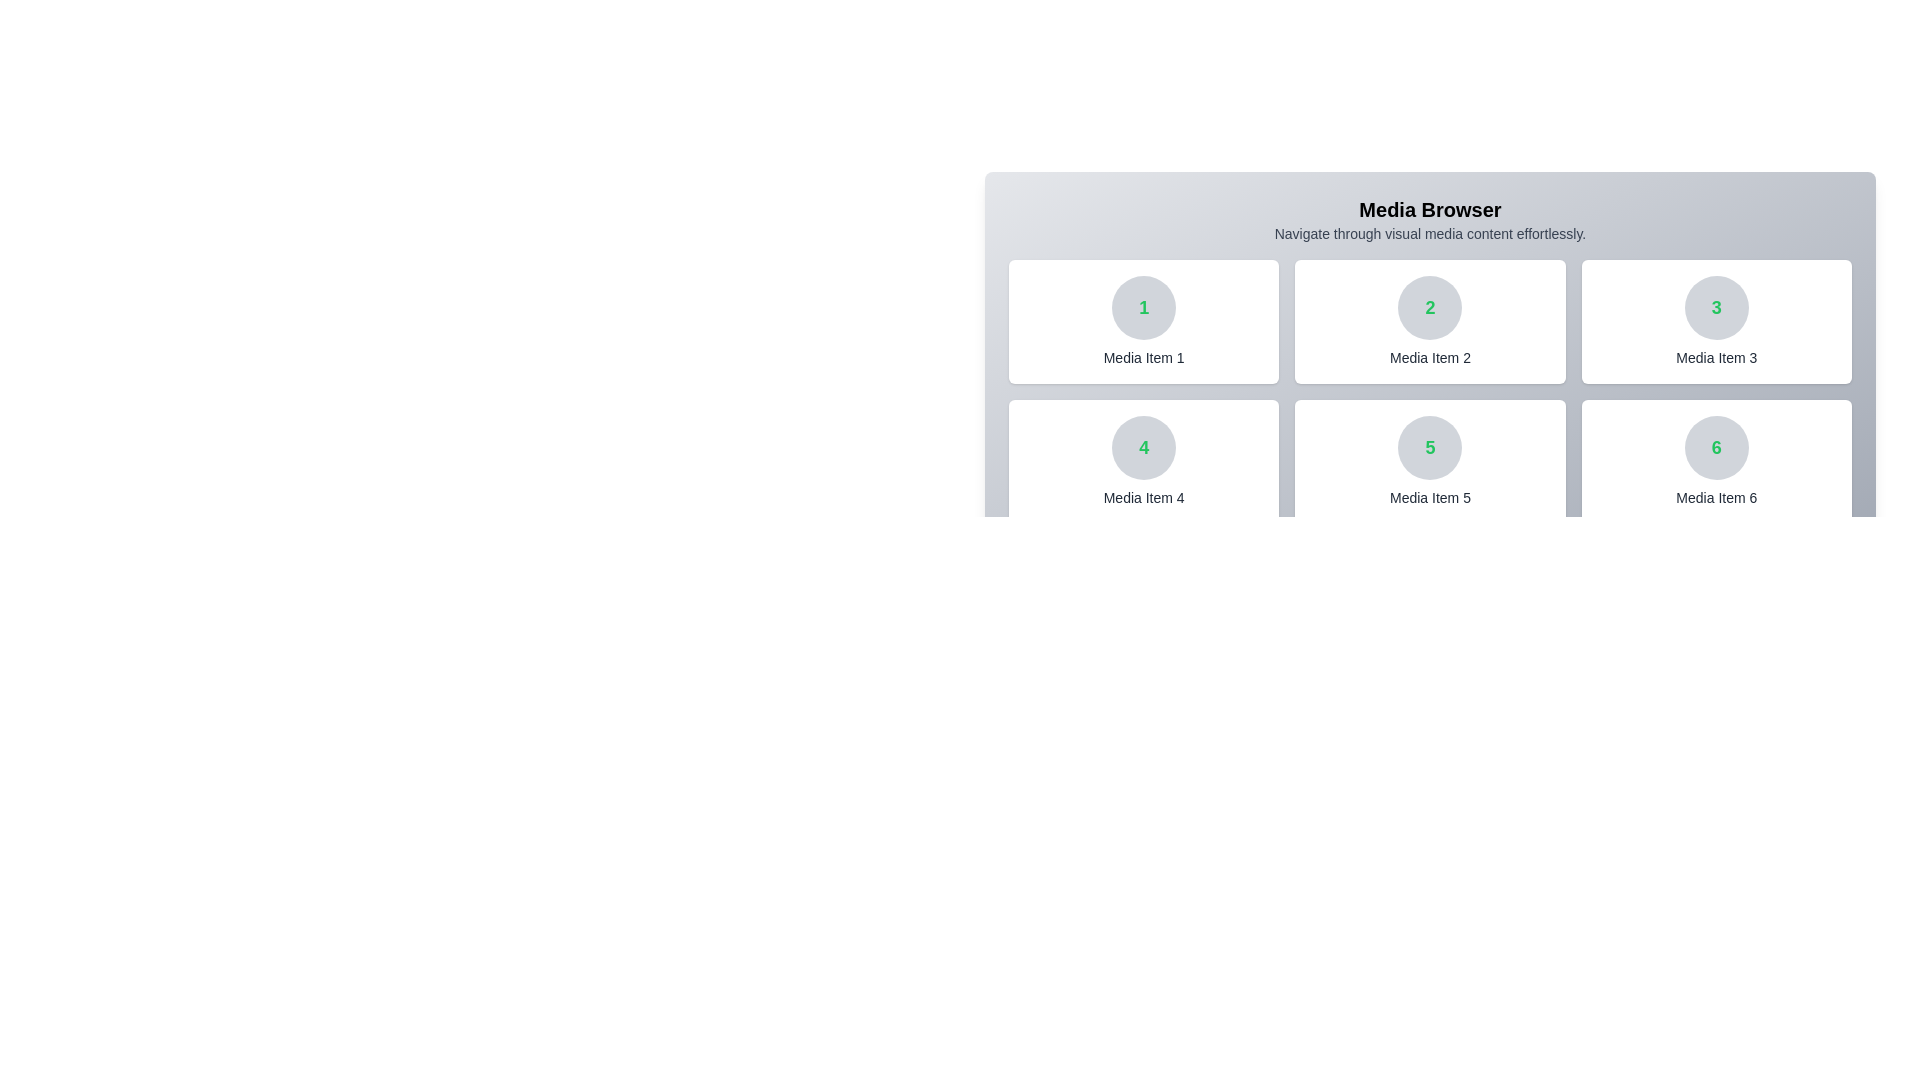  I want to click on the Static Text element labeled 'Media Item 1', which is styled in gray and located below the circular graphical element with '1' in the first card of the grid layout, so click(1144, 357).